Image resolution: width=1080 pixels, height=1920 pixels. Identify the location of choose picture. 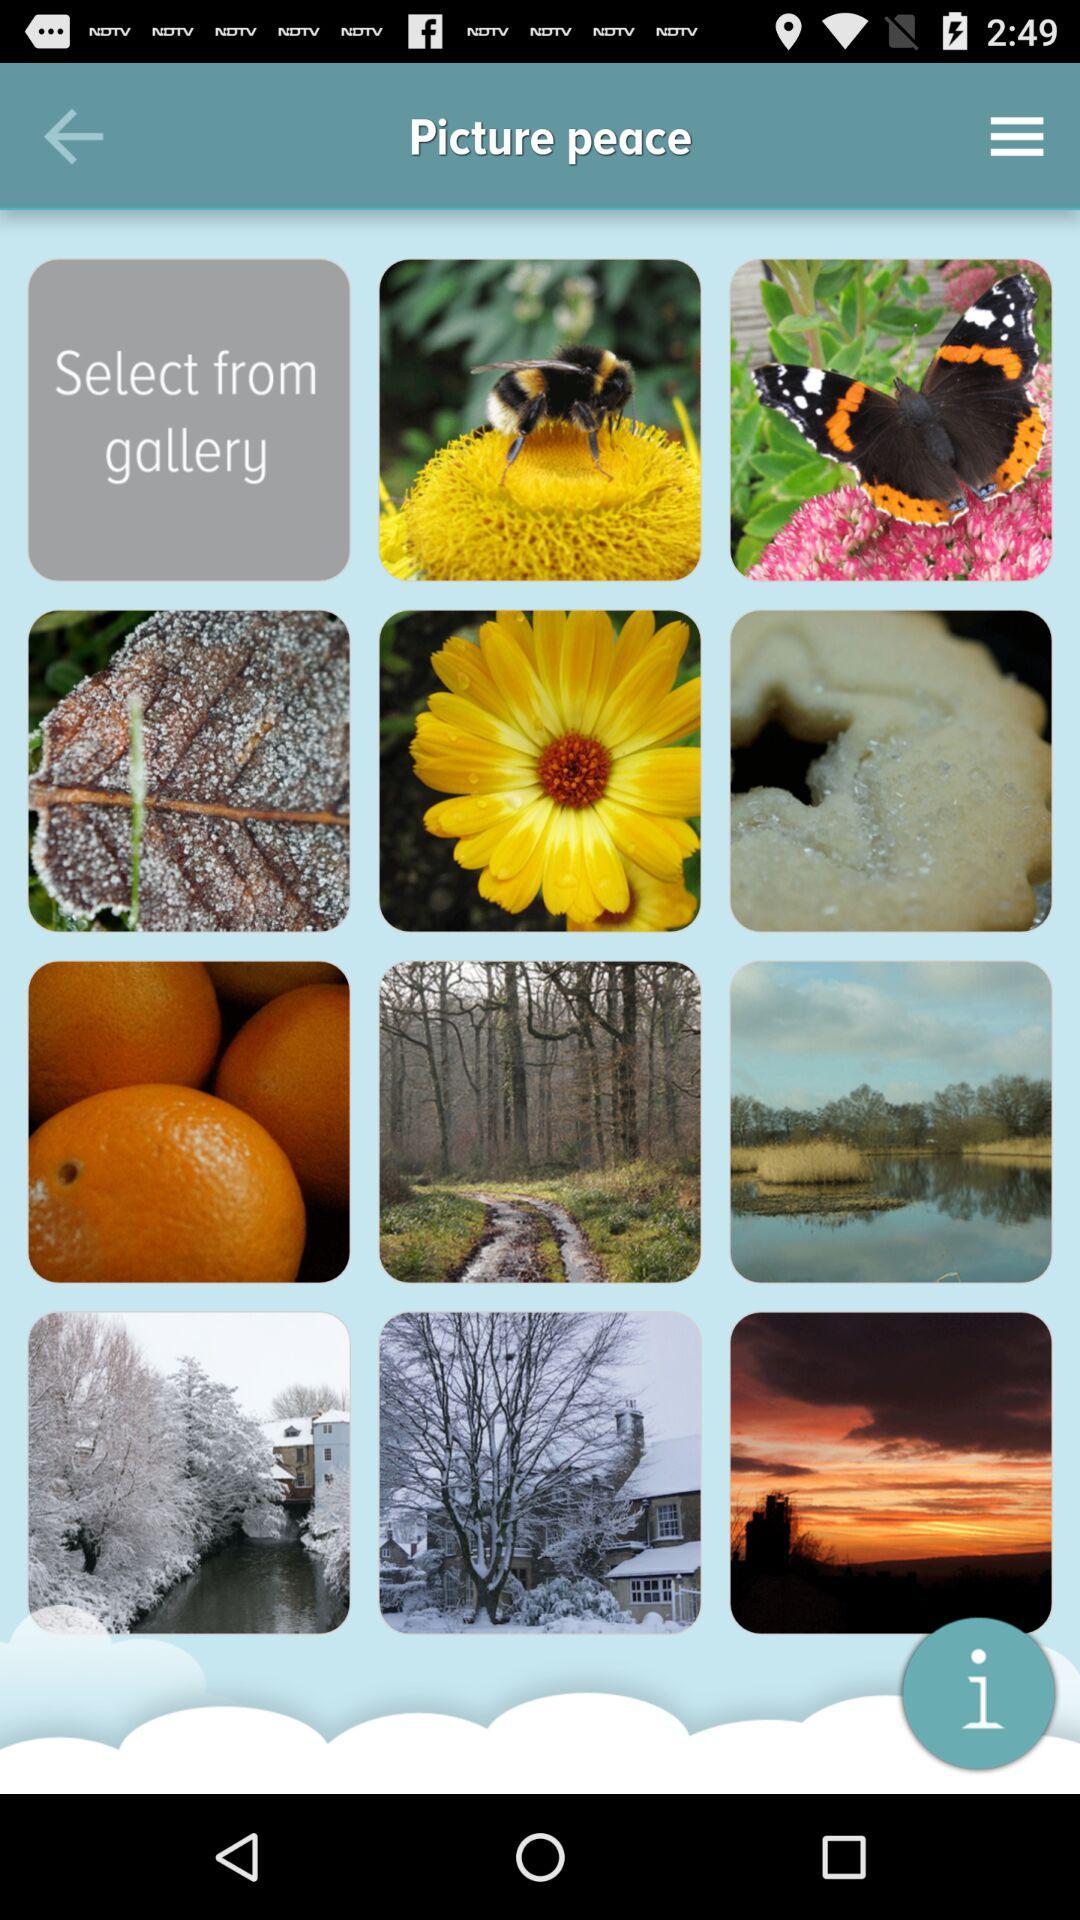
(540, 1473).